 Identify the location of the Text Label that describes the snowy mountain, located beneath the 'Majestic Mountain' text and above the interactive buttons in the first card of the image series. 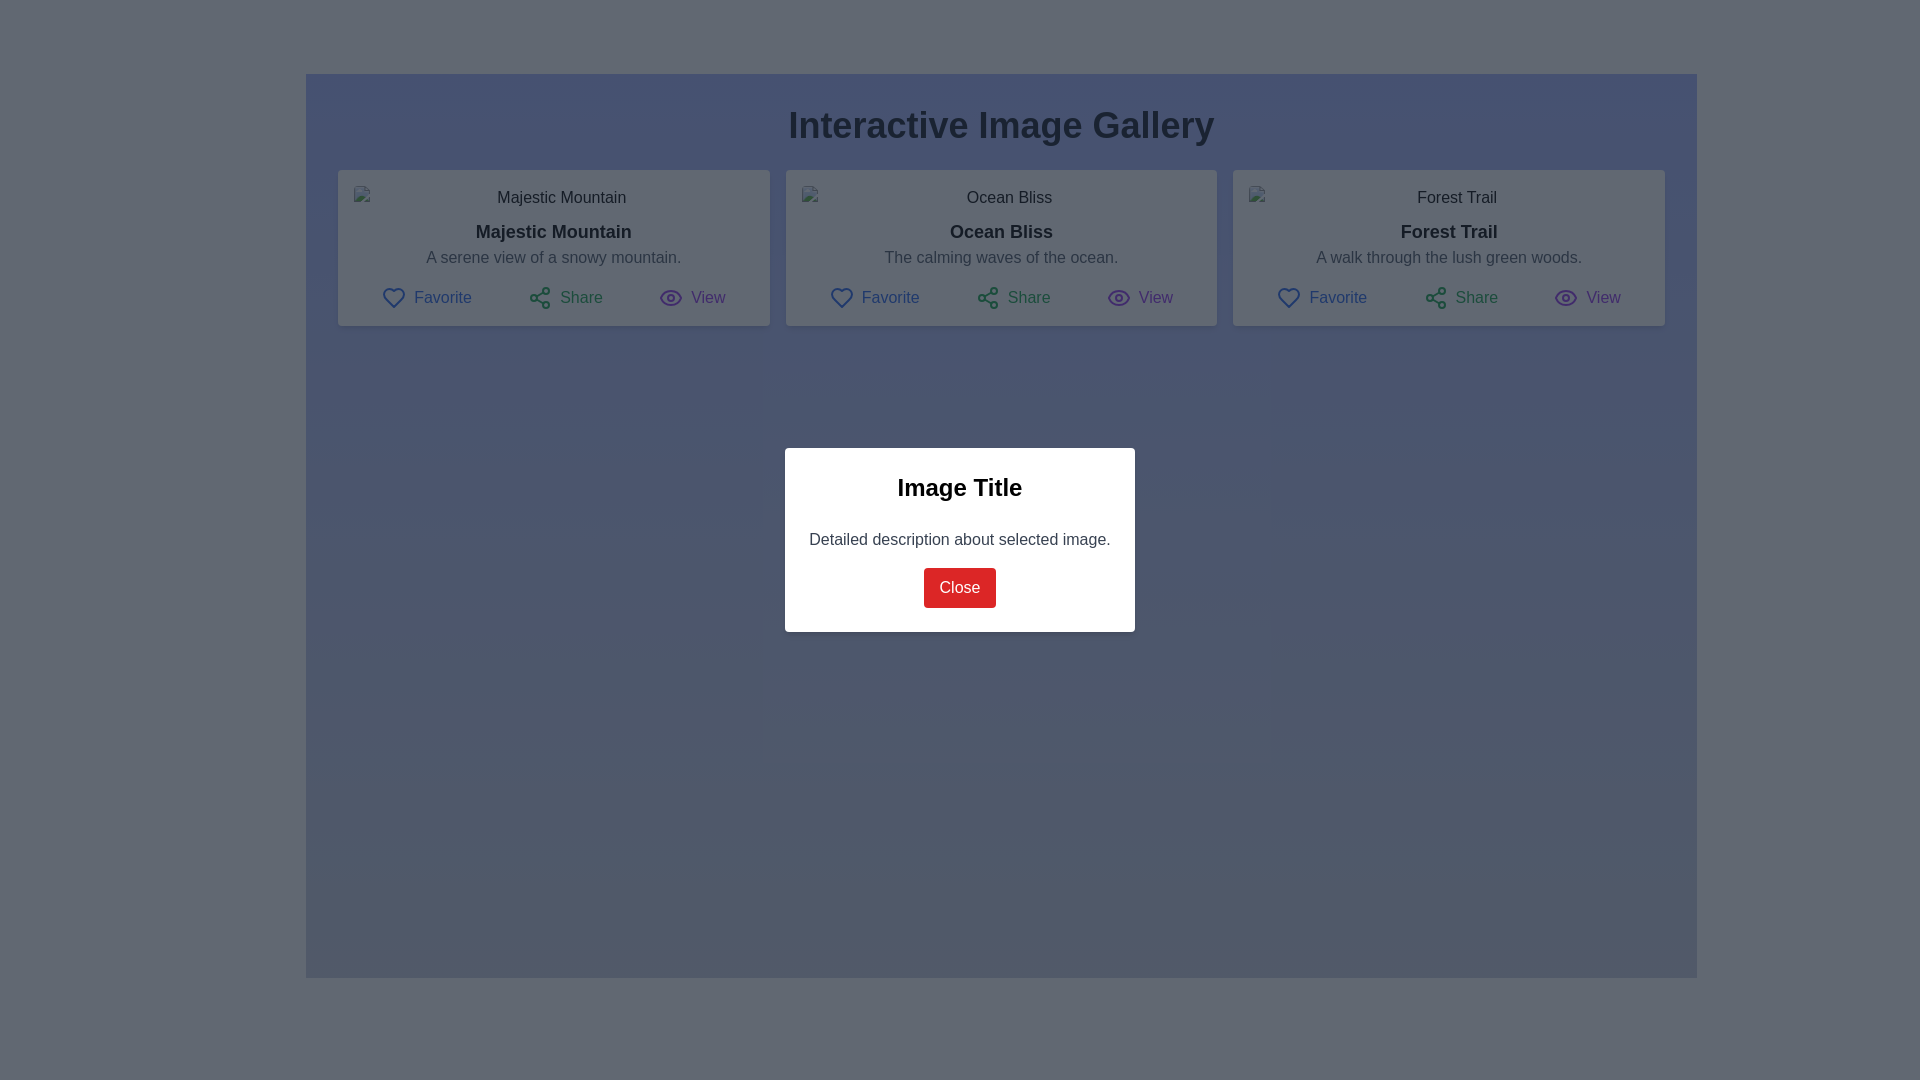
(553, 257).